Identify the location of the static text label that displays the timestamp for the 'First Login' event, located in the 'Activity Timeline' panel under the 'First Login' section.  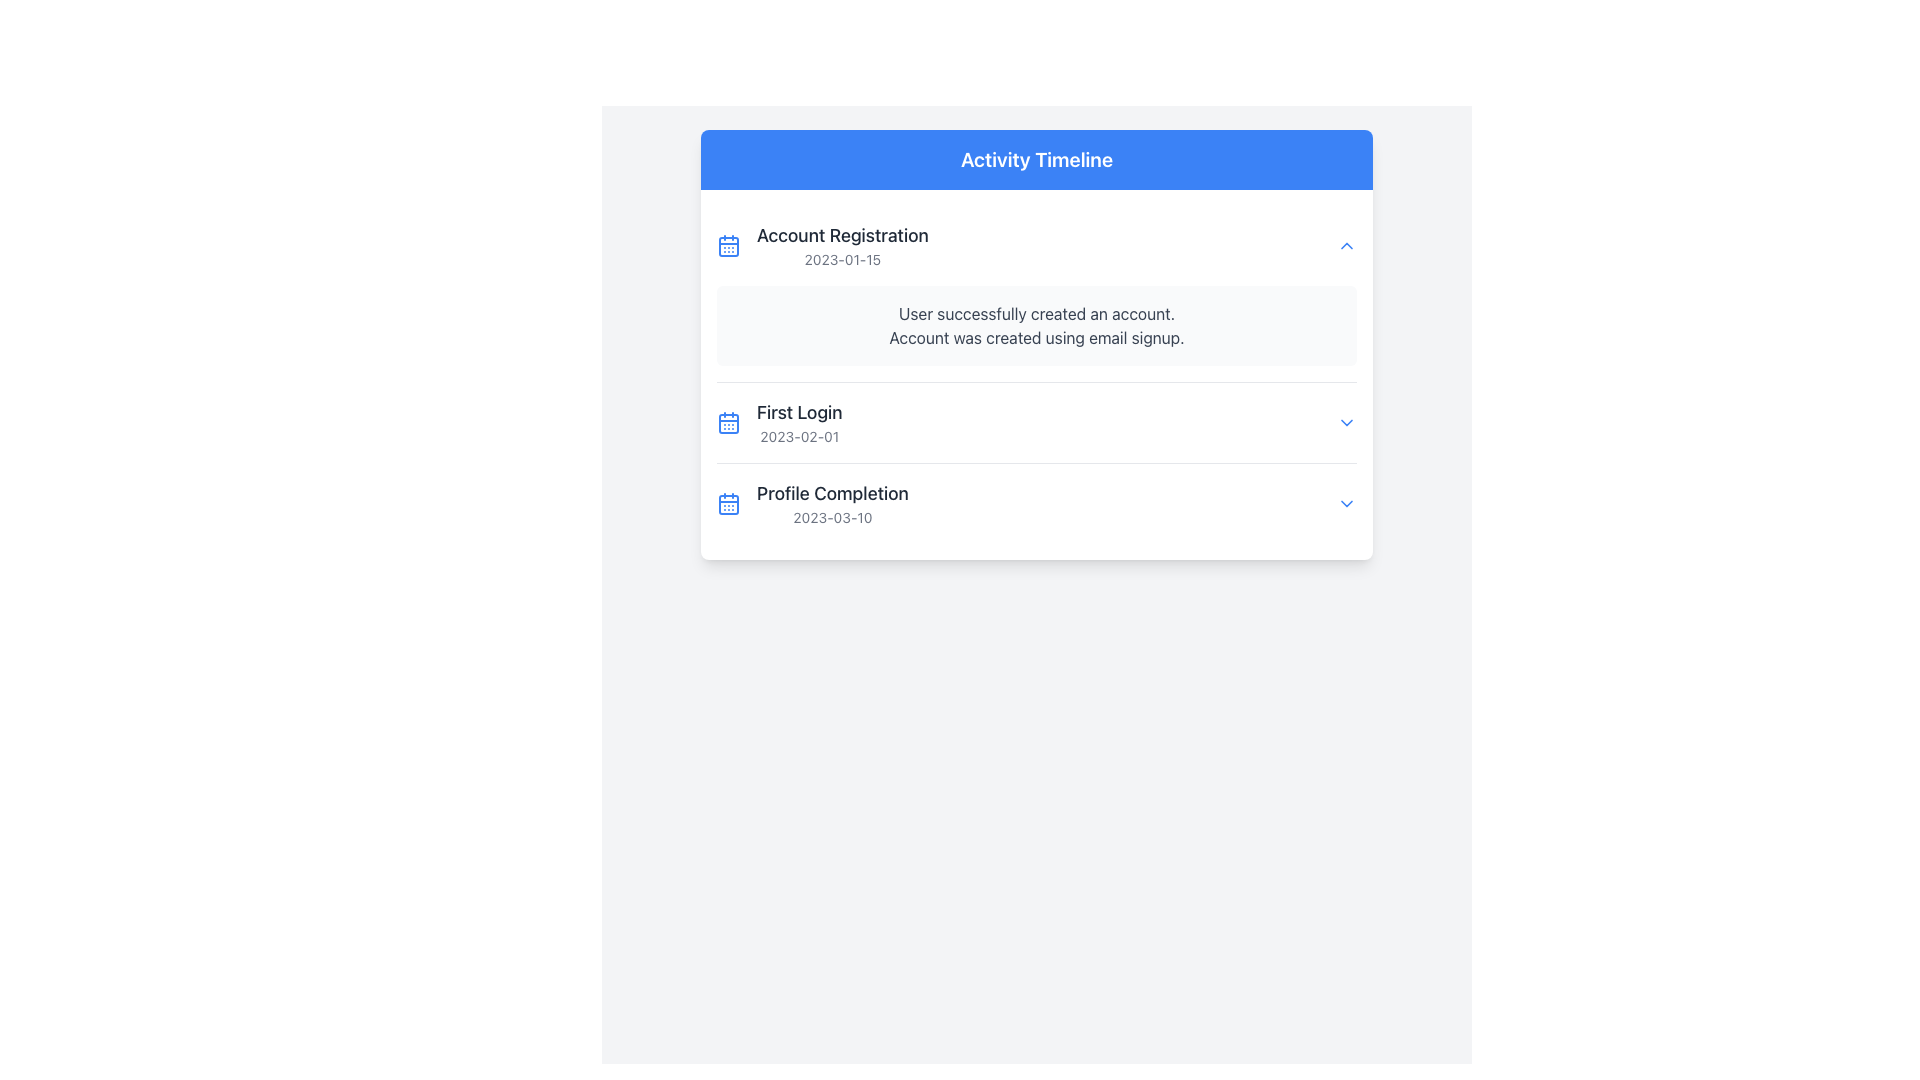
(798, 435).